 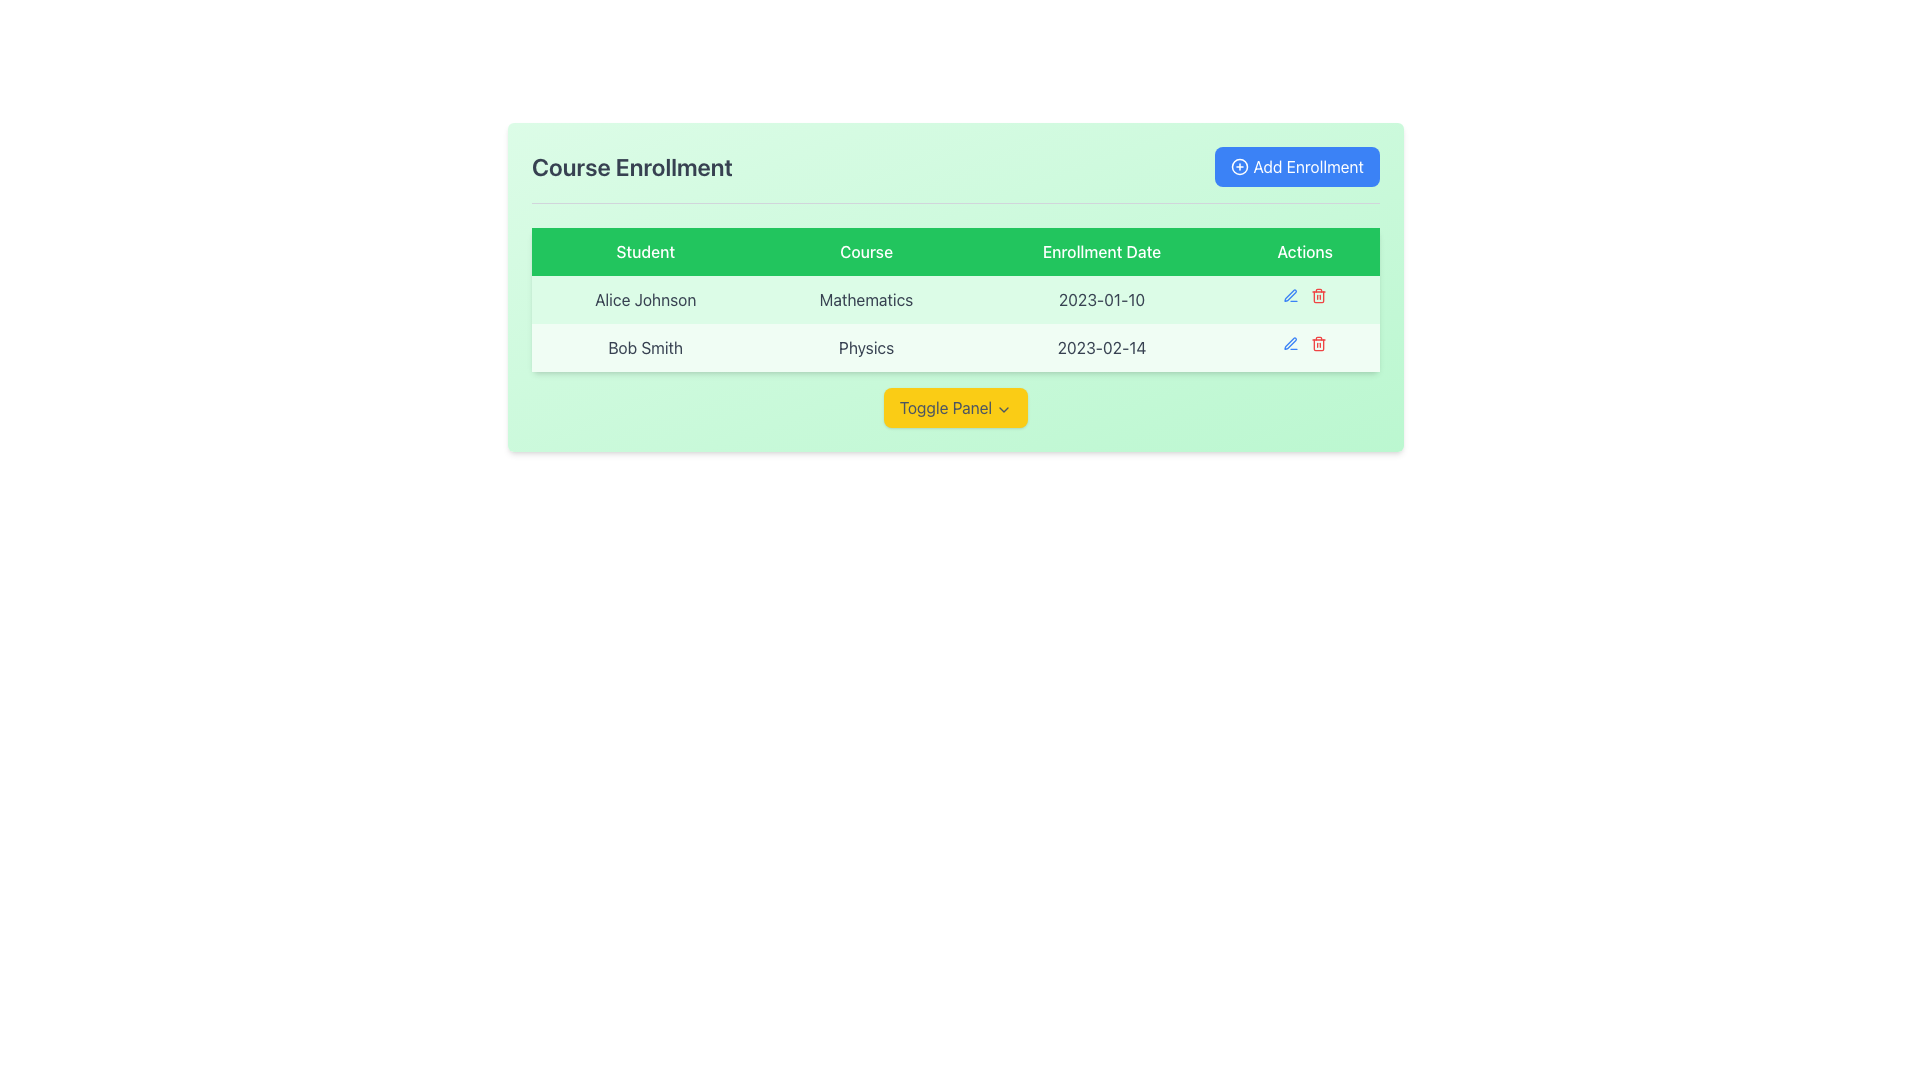 What do you see at coordinates (1290, 342) in the screenshot?
I see `the edit icon button in the 'Actions' column of the second row, which modifies the enrollment details for 'Bob Smith'` at bounding box center [1290, 342].